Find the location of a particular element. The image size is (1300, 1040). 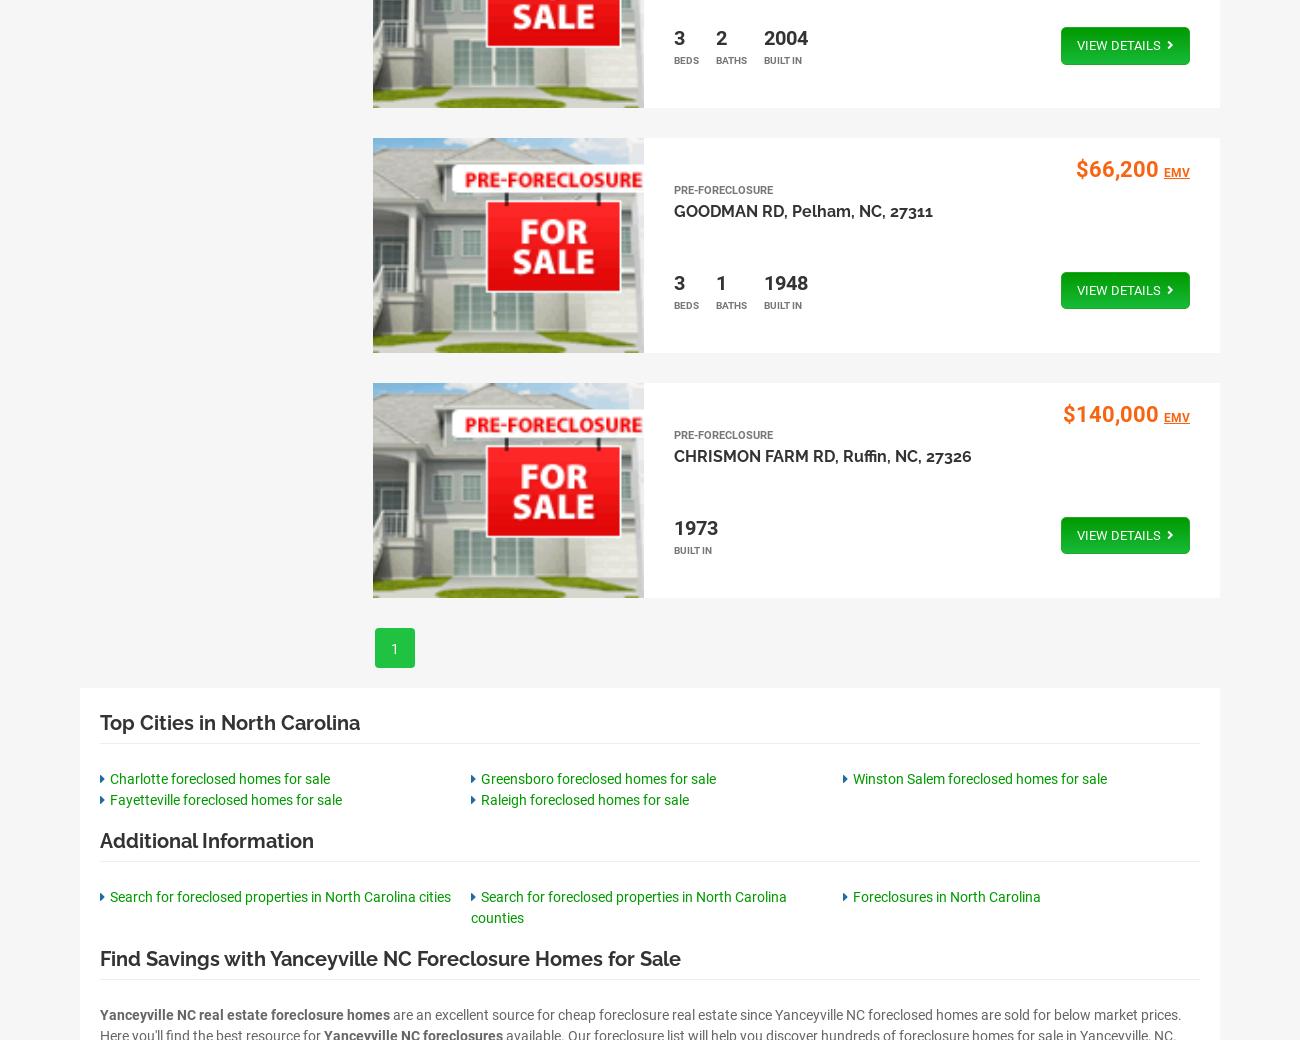

'Foreclosures in North Carolina' is located at coordinates (946, 894).